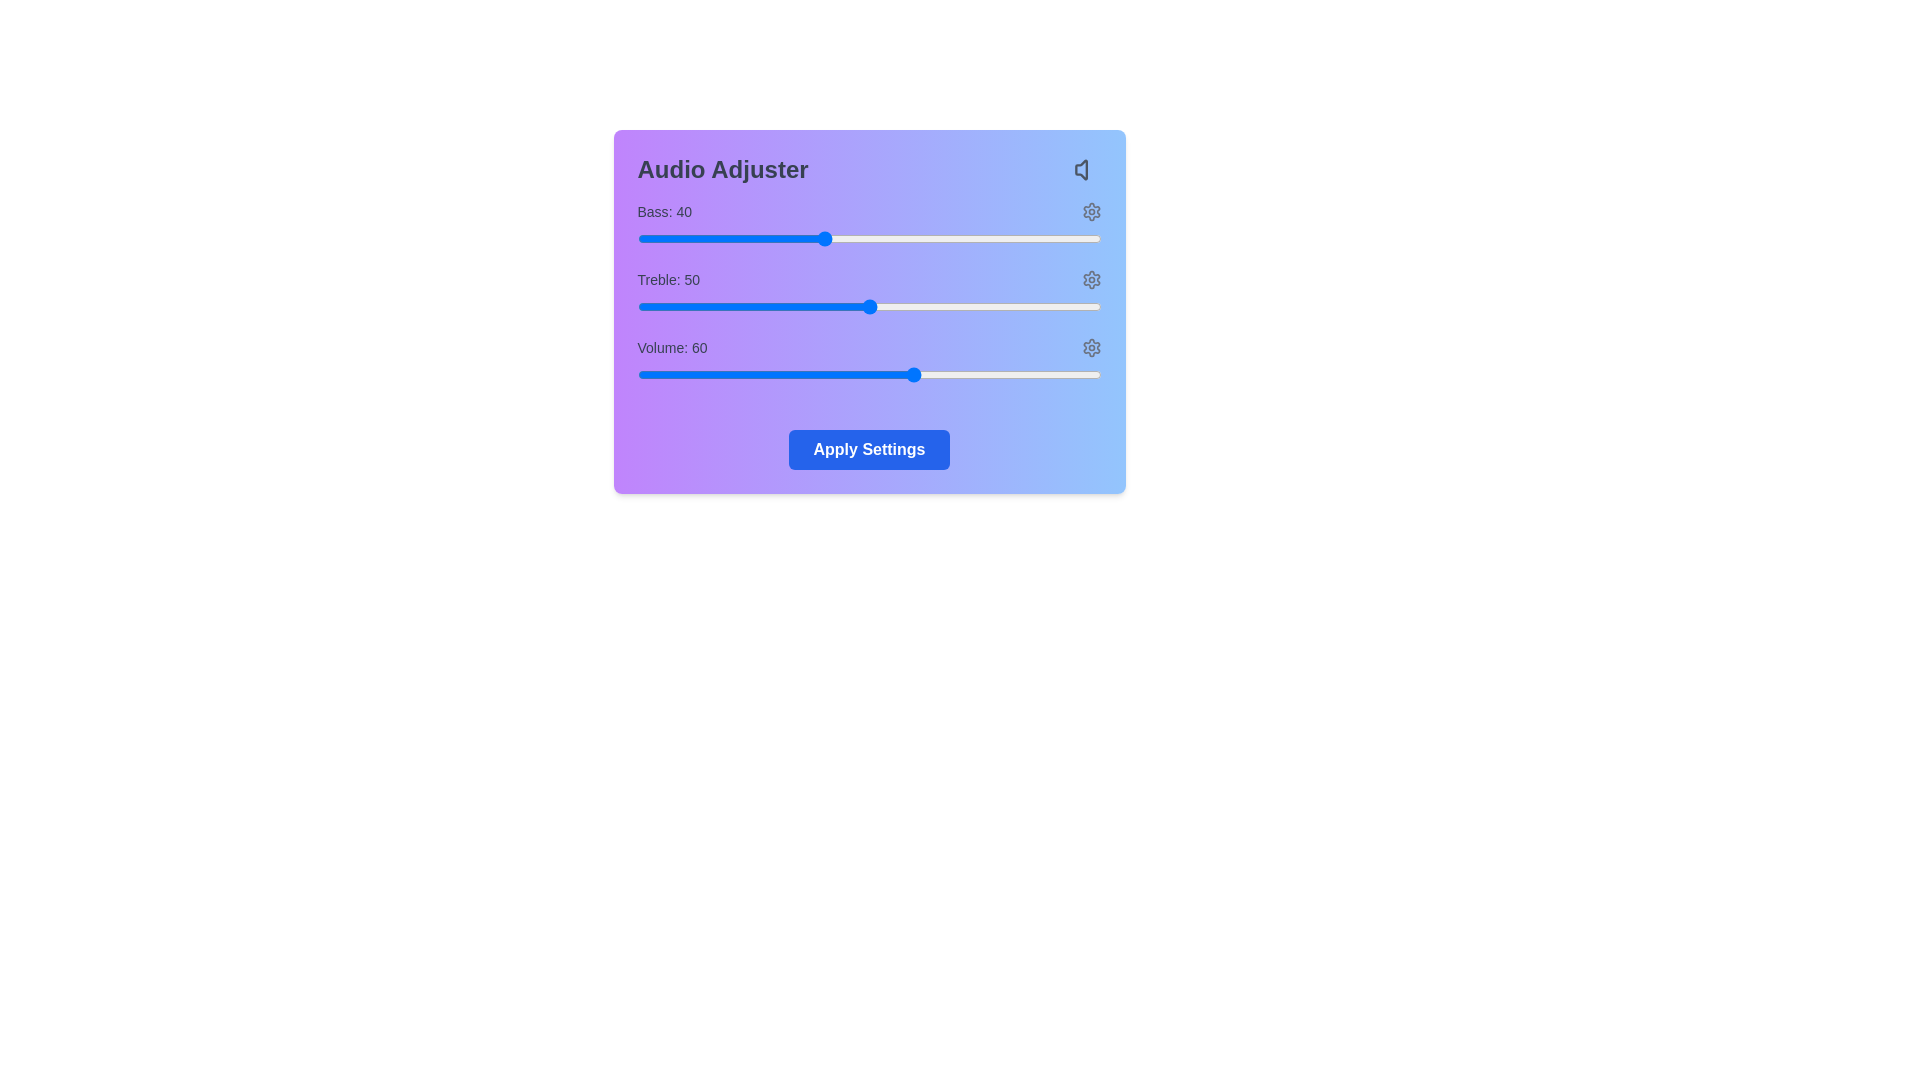 This screenshot has height=1080, width=1920. Describe the element at coordinates (878, 307) in the screenshot. I see `the treble level` at that location.